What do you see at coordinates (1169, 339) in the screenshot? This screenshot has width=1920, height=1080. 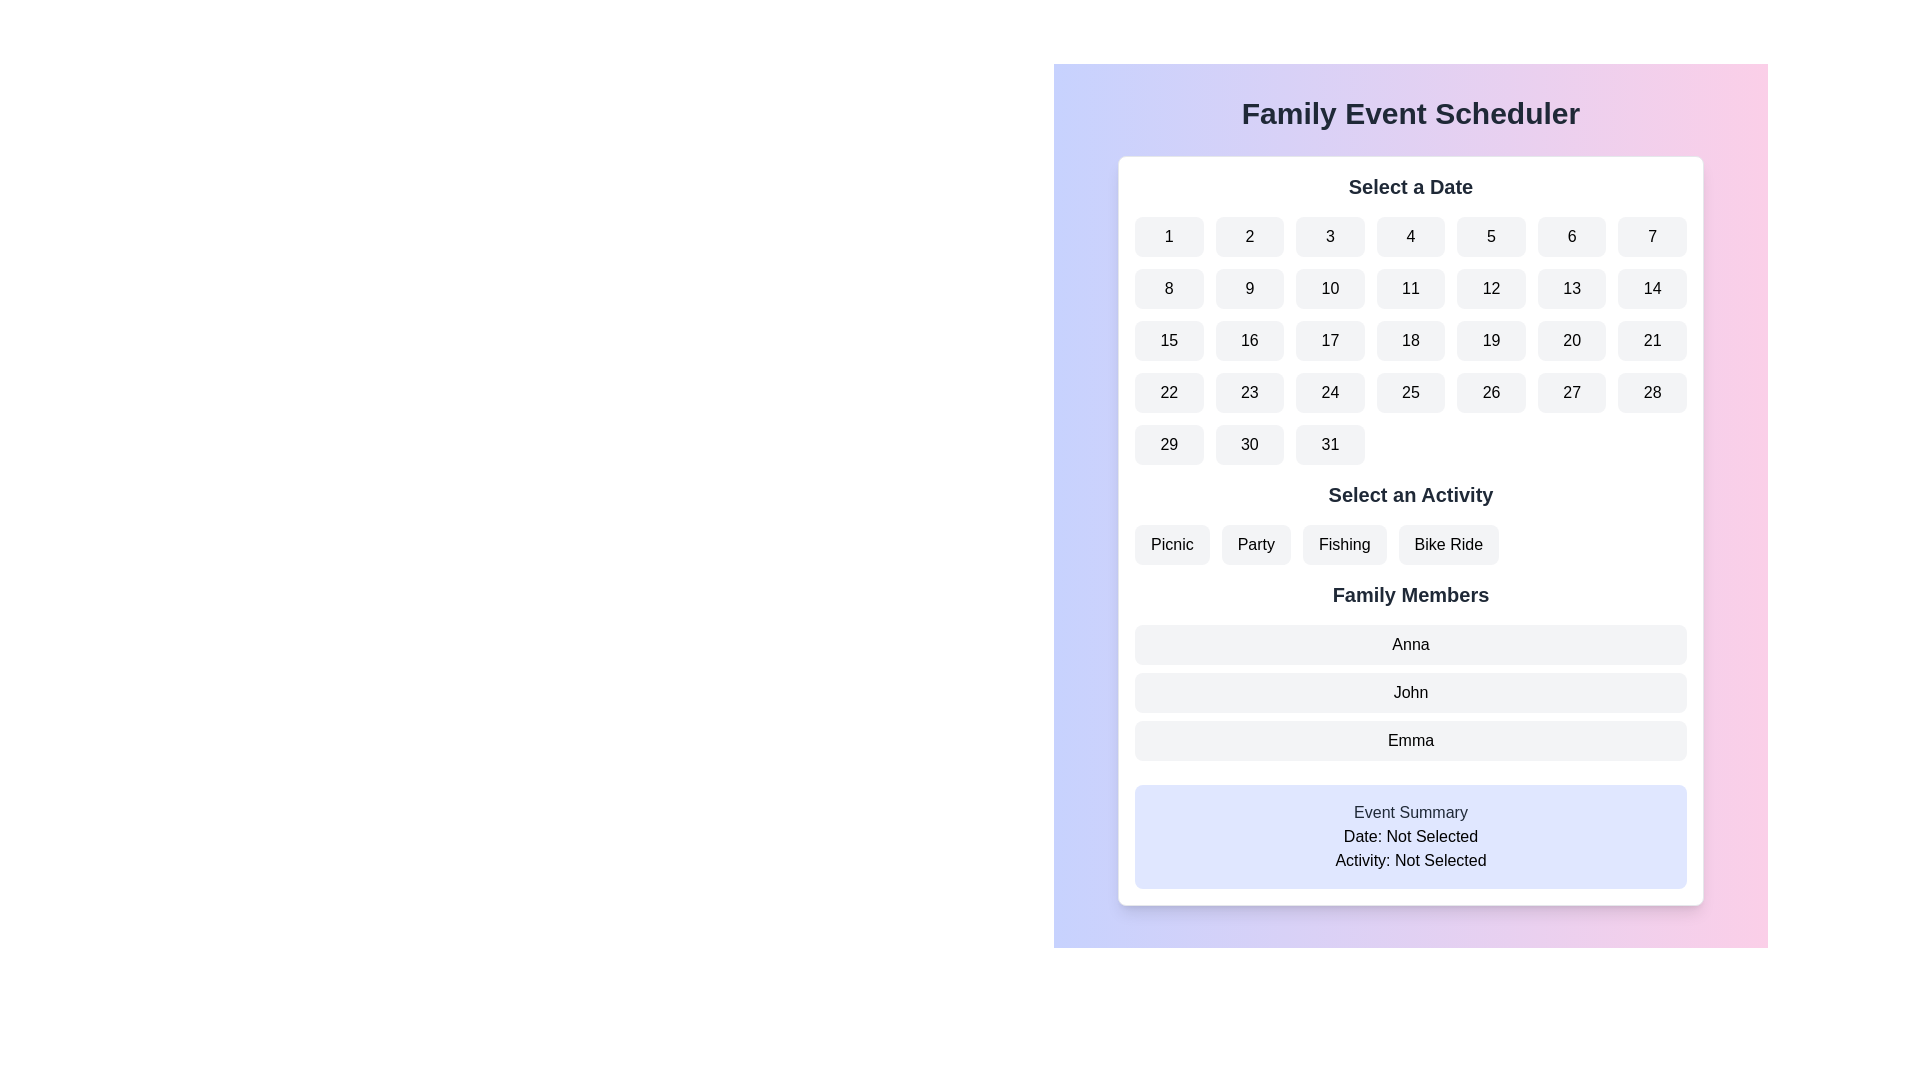 I see `the calendar button representing the date '15'` at bounding box center [1169, 339].